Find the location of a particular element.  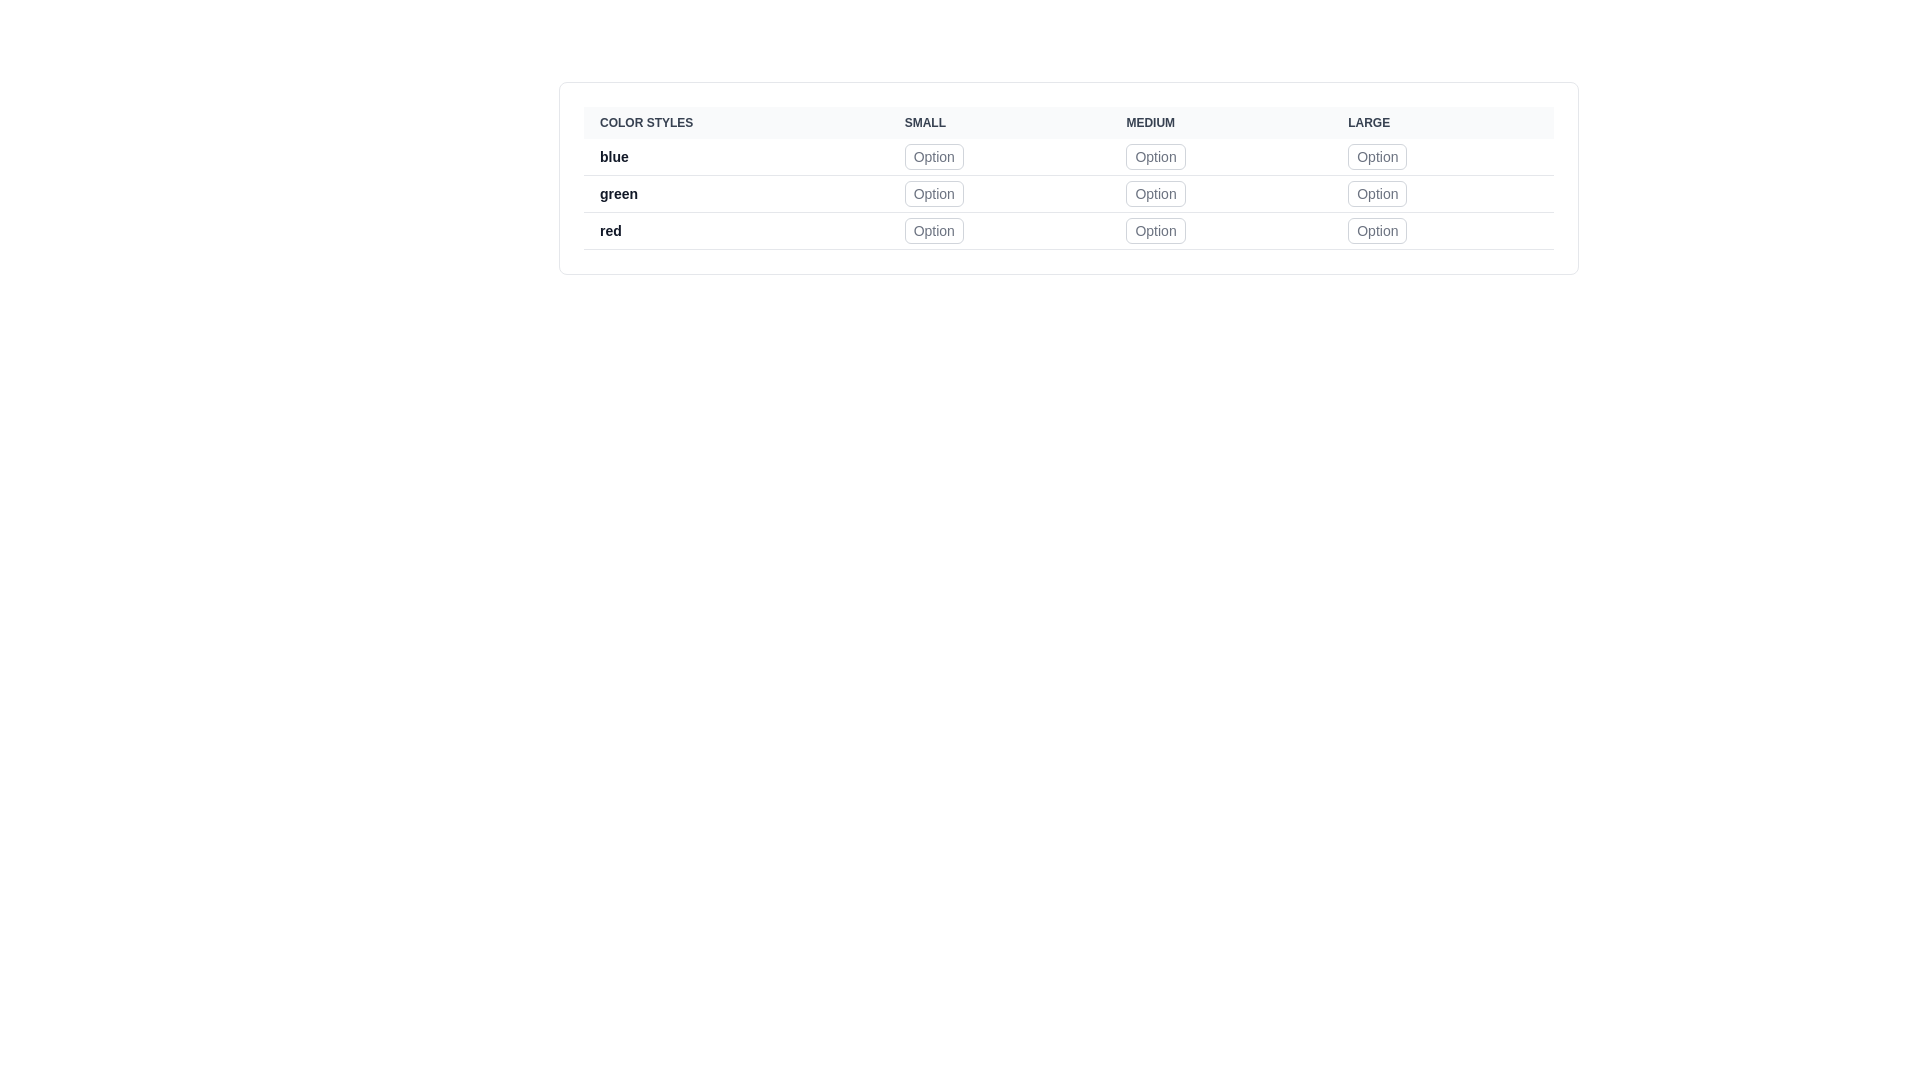

the button-like UI component in the 'SMALL' column of the 'blue' row in the table is located at coordinates (999, 156).